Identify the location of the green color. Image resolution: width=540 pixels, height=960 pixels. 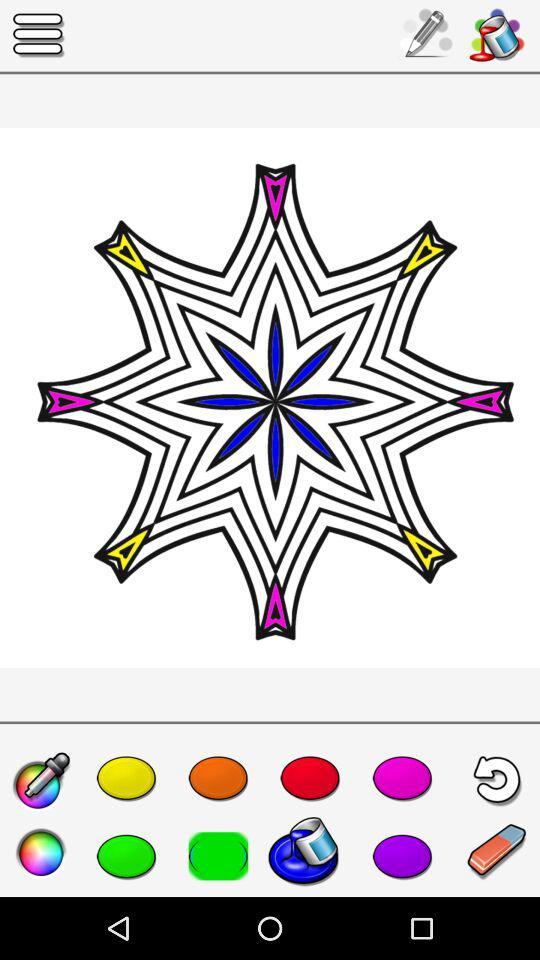
(127, 855).